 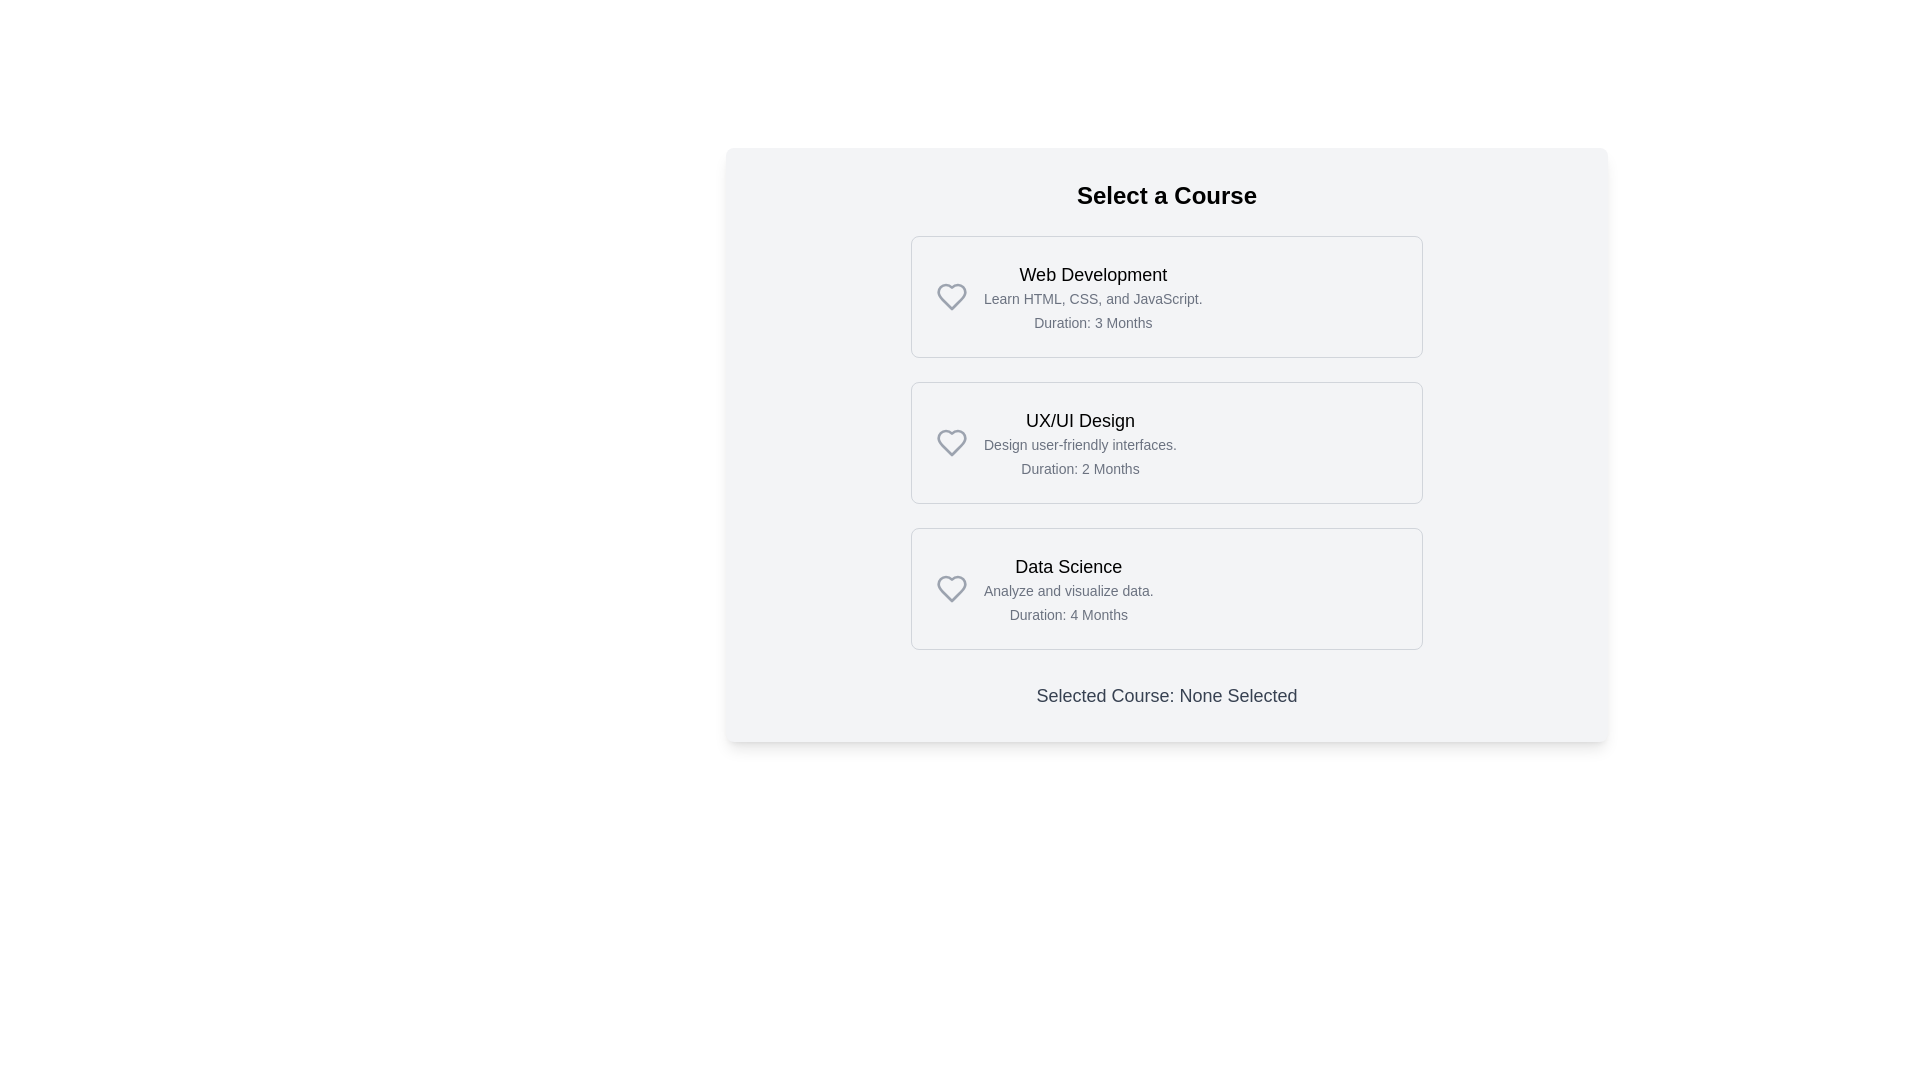 What do you see at coordinates (1166, 442) in the screenshot?
I see `the 'UX/UI Design' button, which is the second button in a vertical list of three buttons` at bounding box center [1166, 442].